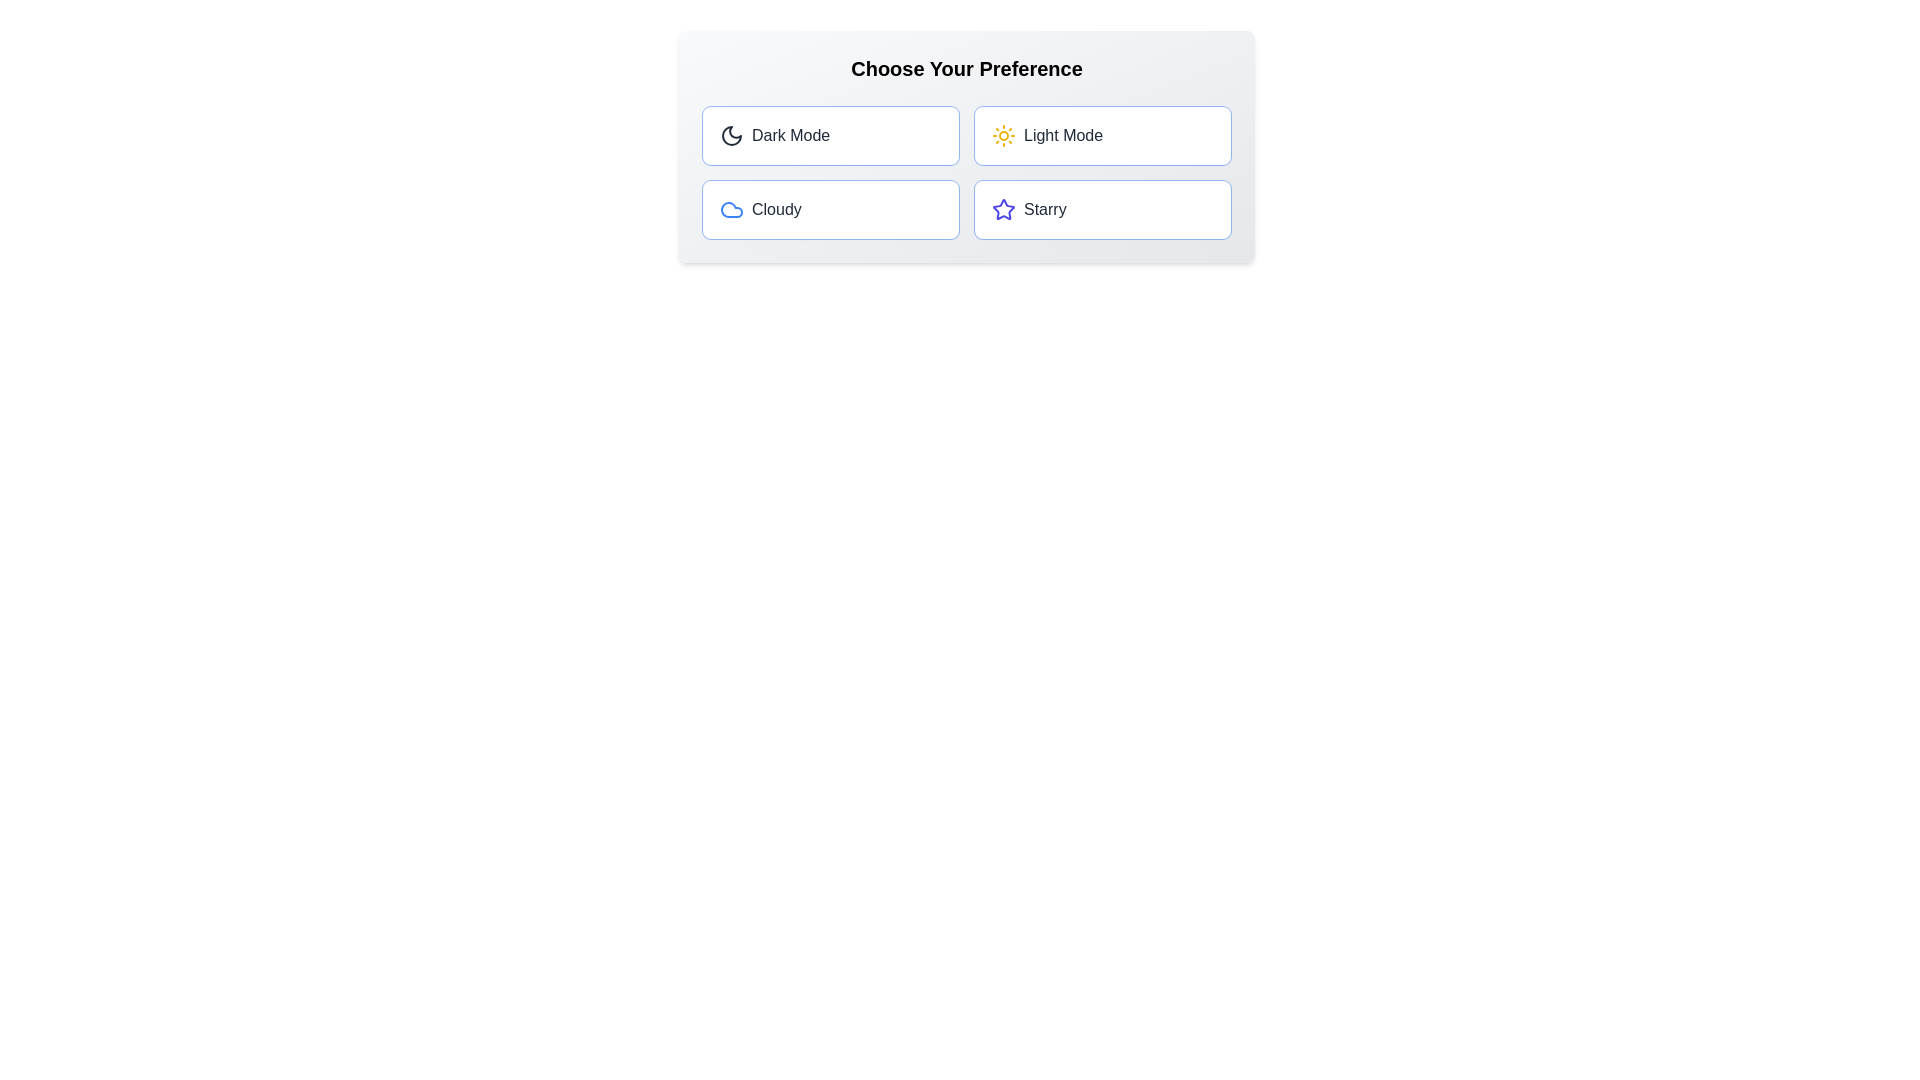  Describe the element at coordinates (730, 209) in the screenshot. I see `the blue cloud-shaped icon, which is located to the left of the text label 'Cloudy'` at that location.